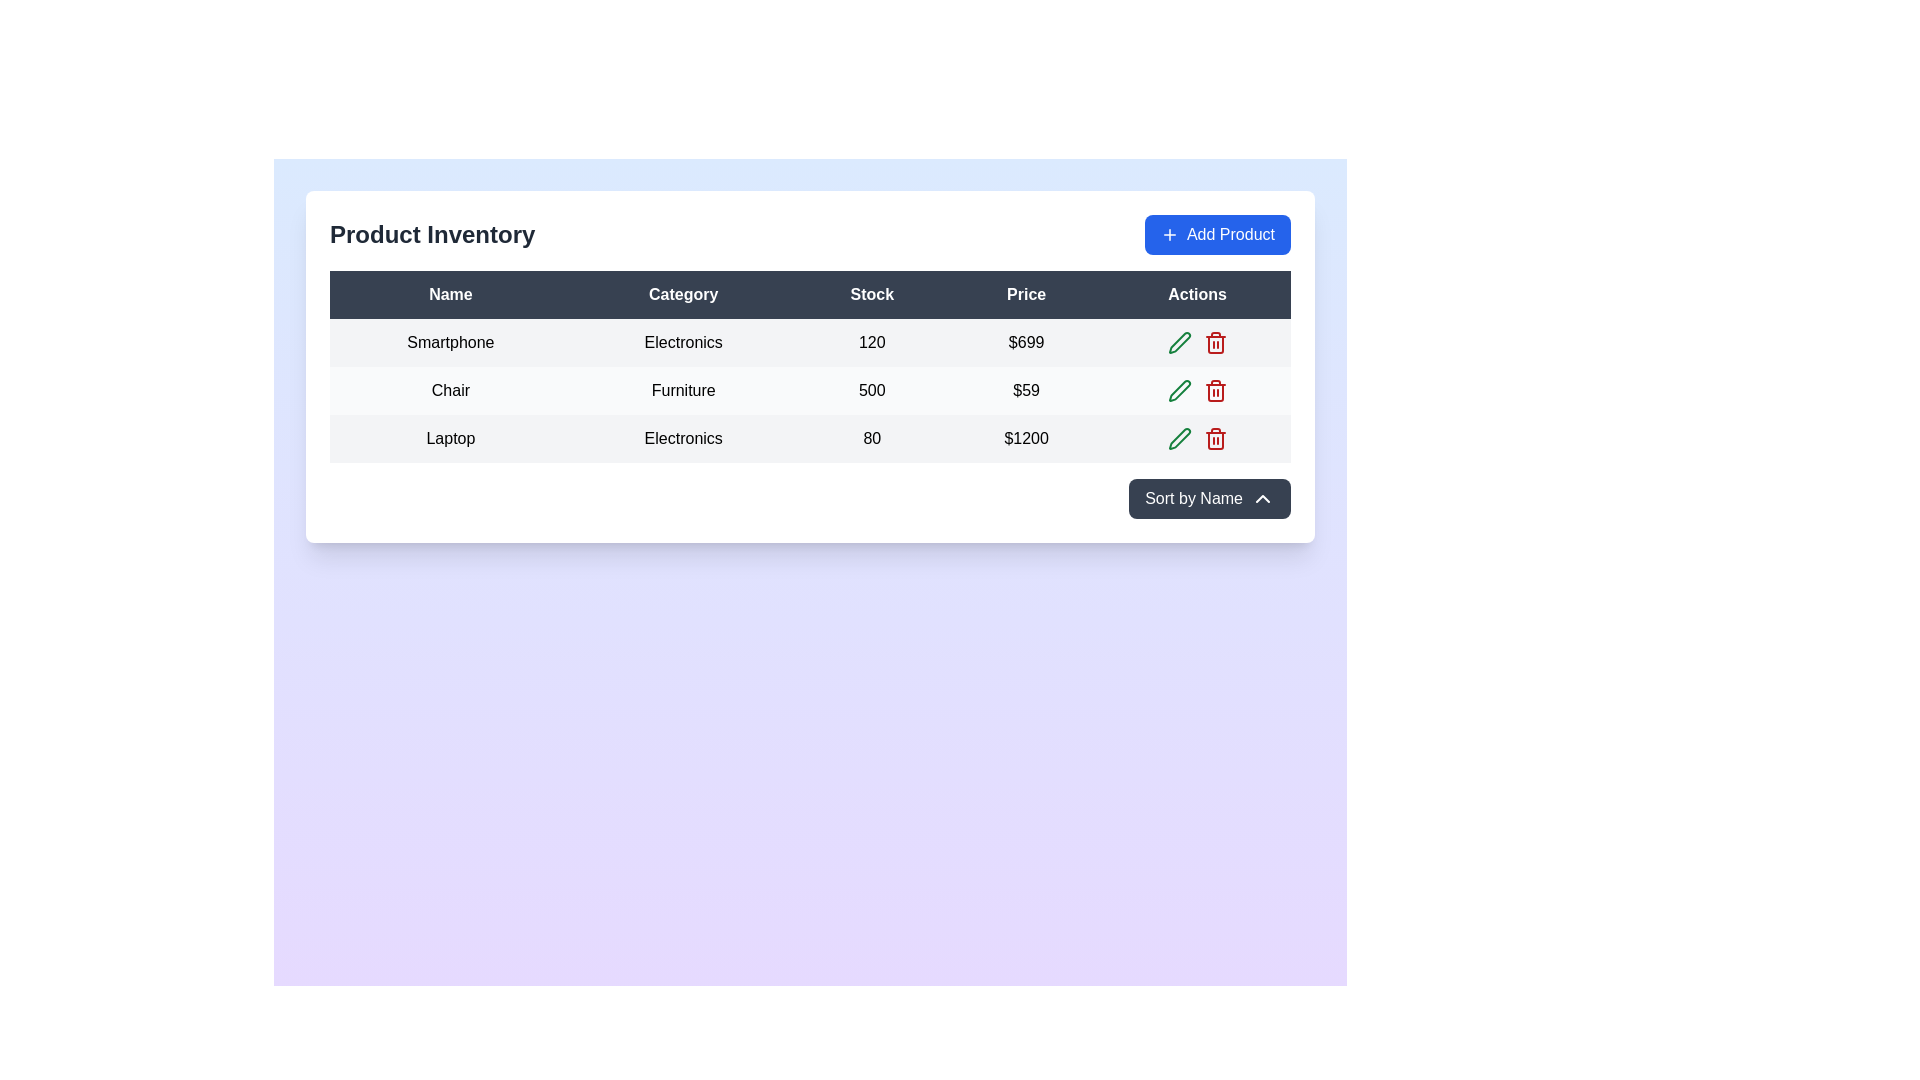  I want to click on the text label displaying 'Electronics' located in the second column of the first data row under the 'Category' header of the table, so click(683, 342).